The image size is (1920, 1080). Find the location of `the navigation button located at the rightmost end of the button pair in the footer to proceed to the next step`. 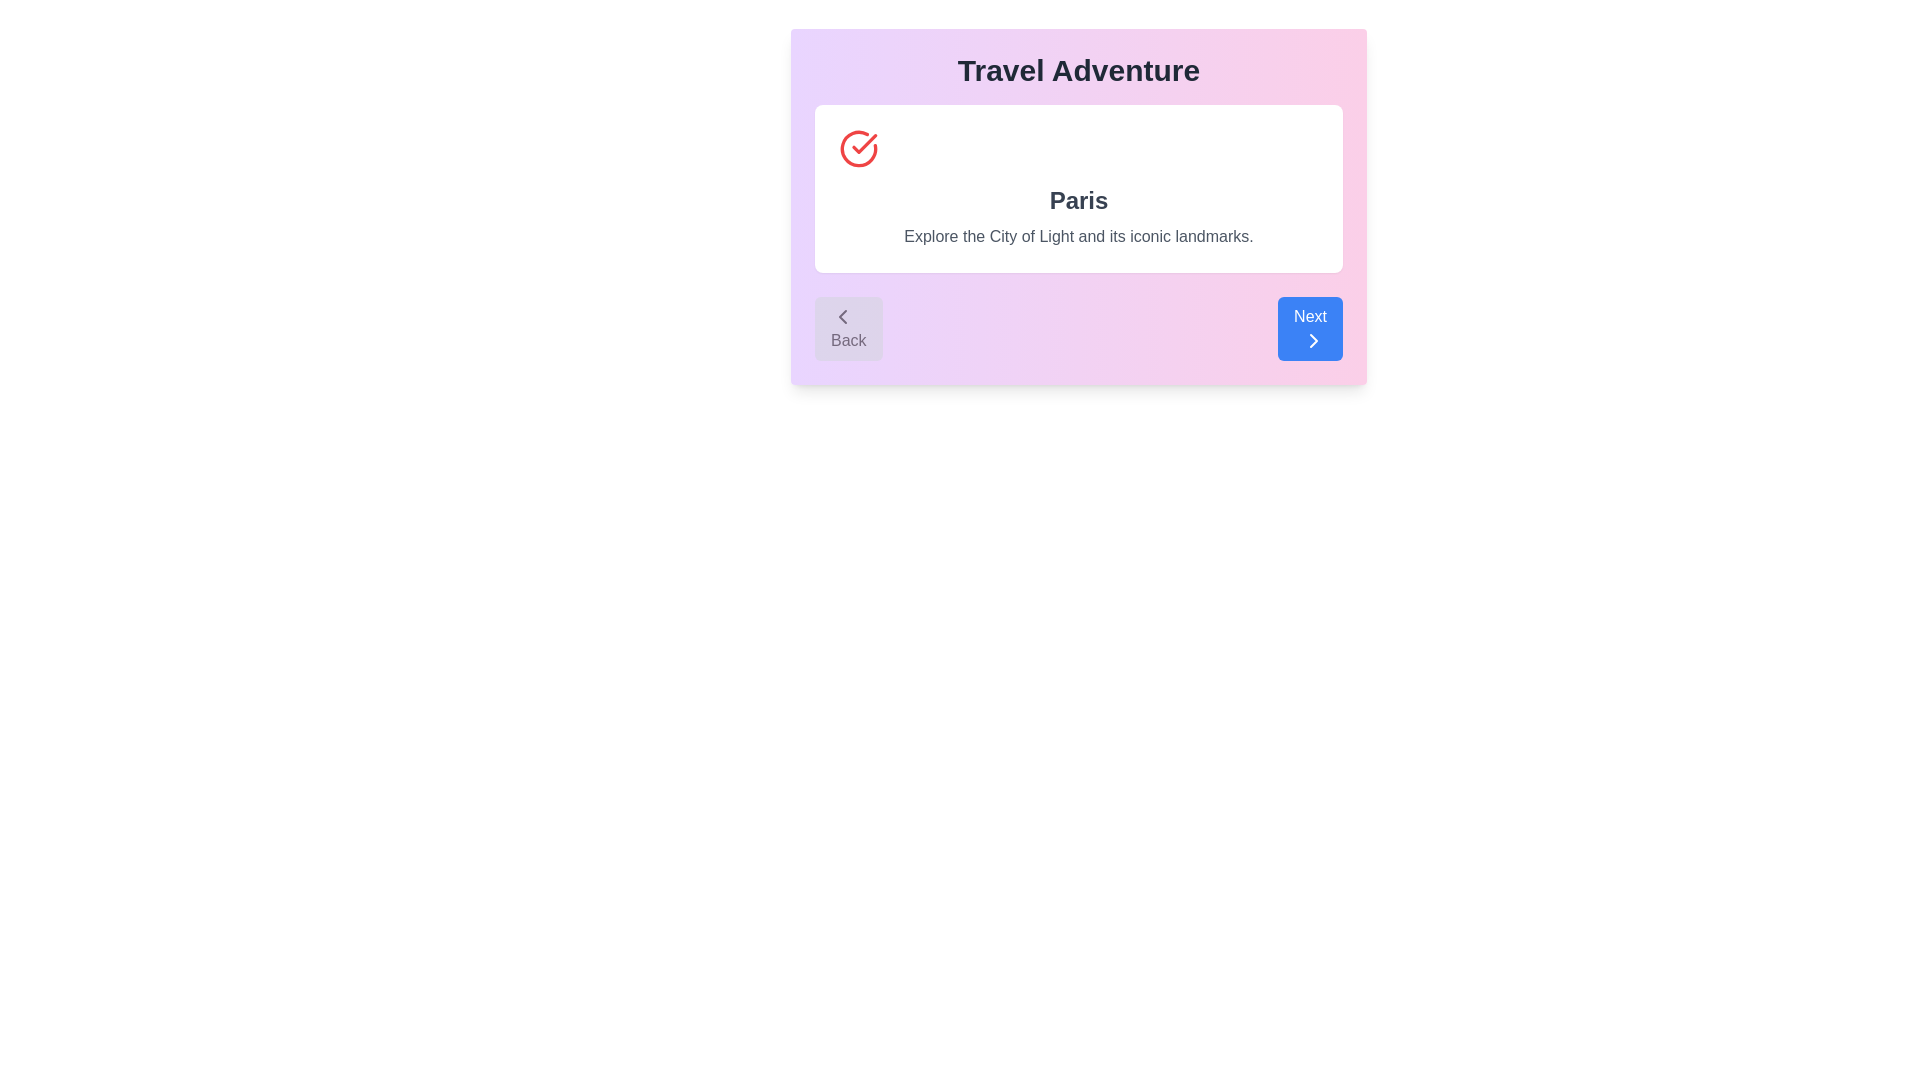

the navigation button located at the rightmost end of the button pair in the footer to proceed to the next step is located at coordinates (1310, 327).